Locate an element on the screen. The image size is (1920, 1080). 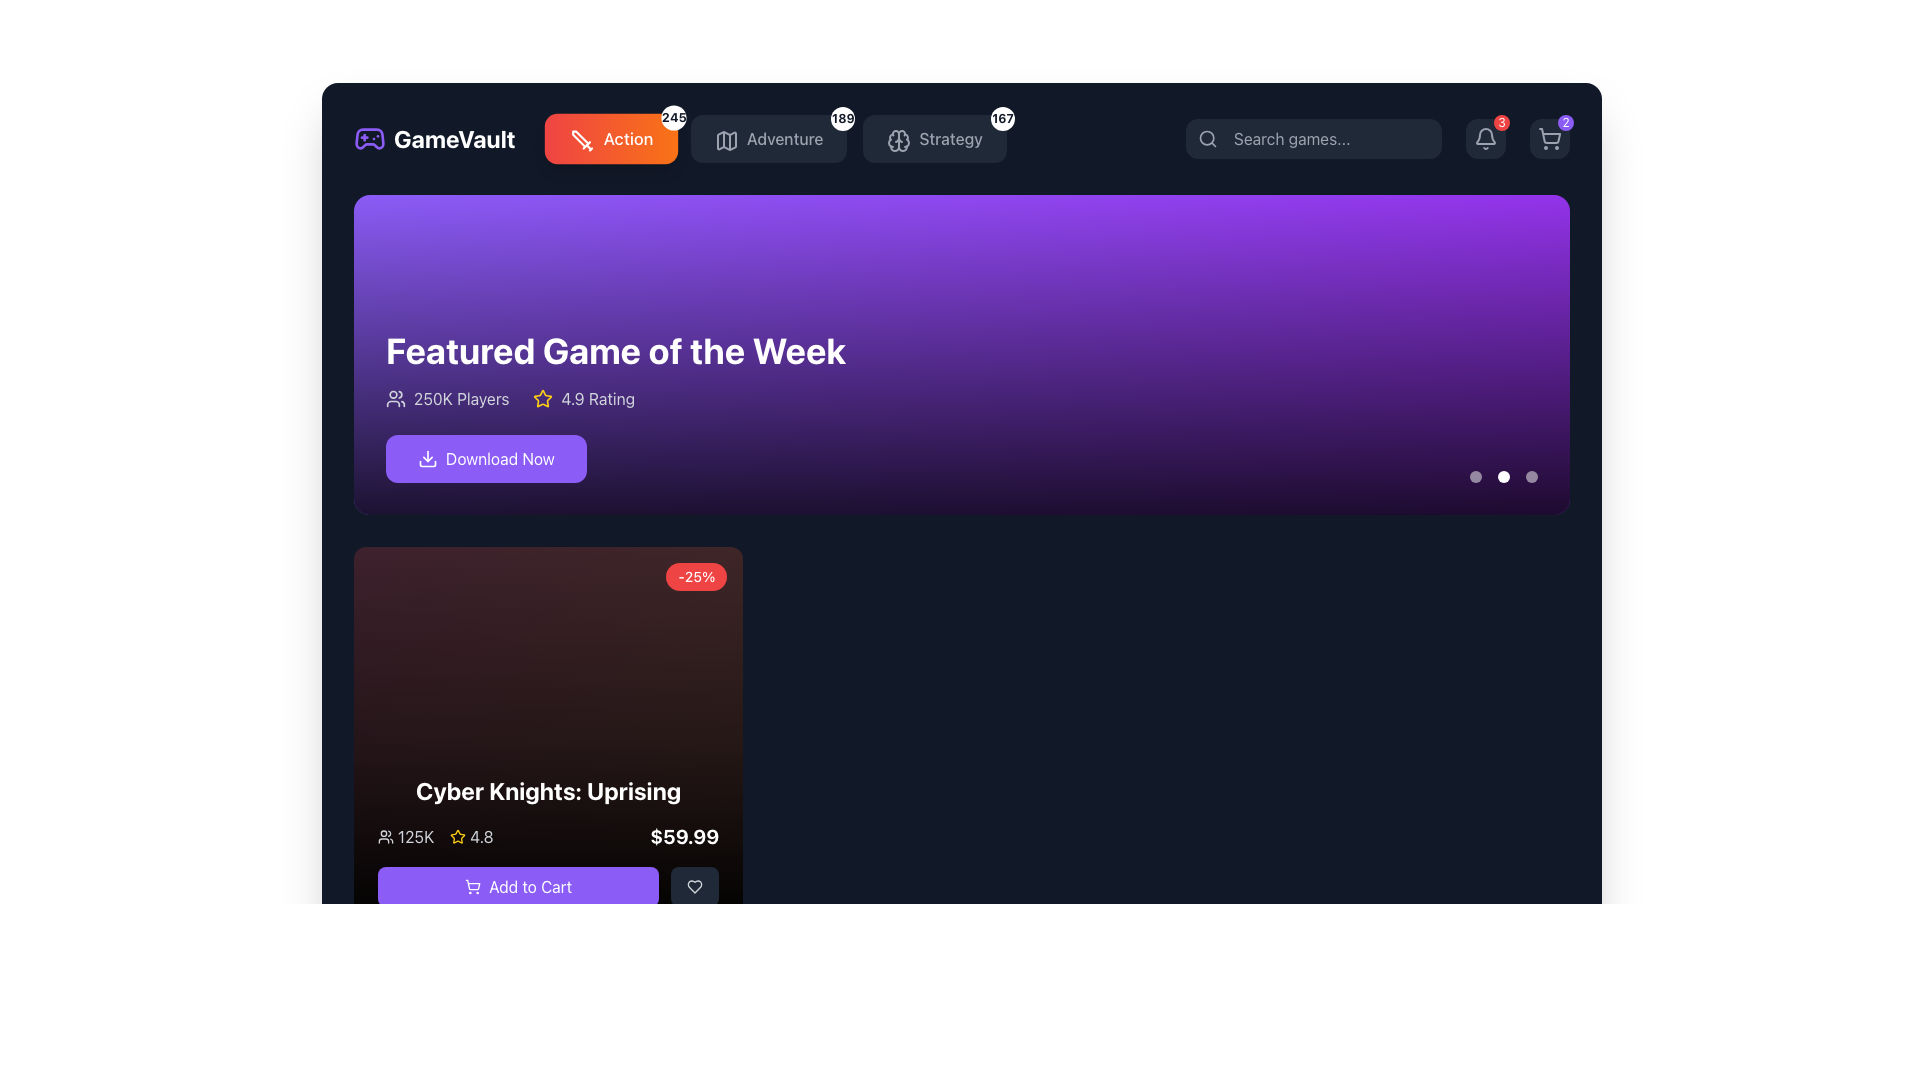
the 'Adventure' button, which is the second button in the horizontal navigation bar is located at coordinates (768, 137).